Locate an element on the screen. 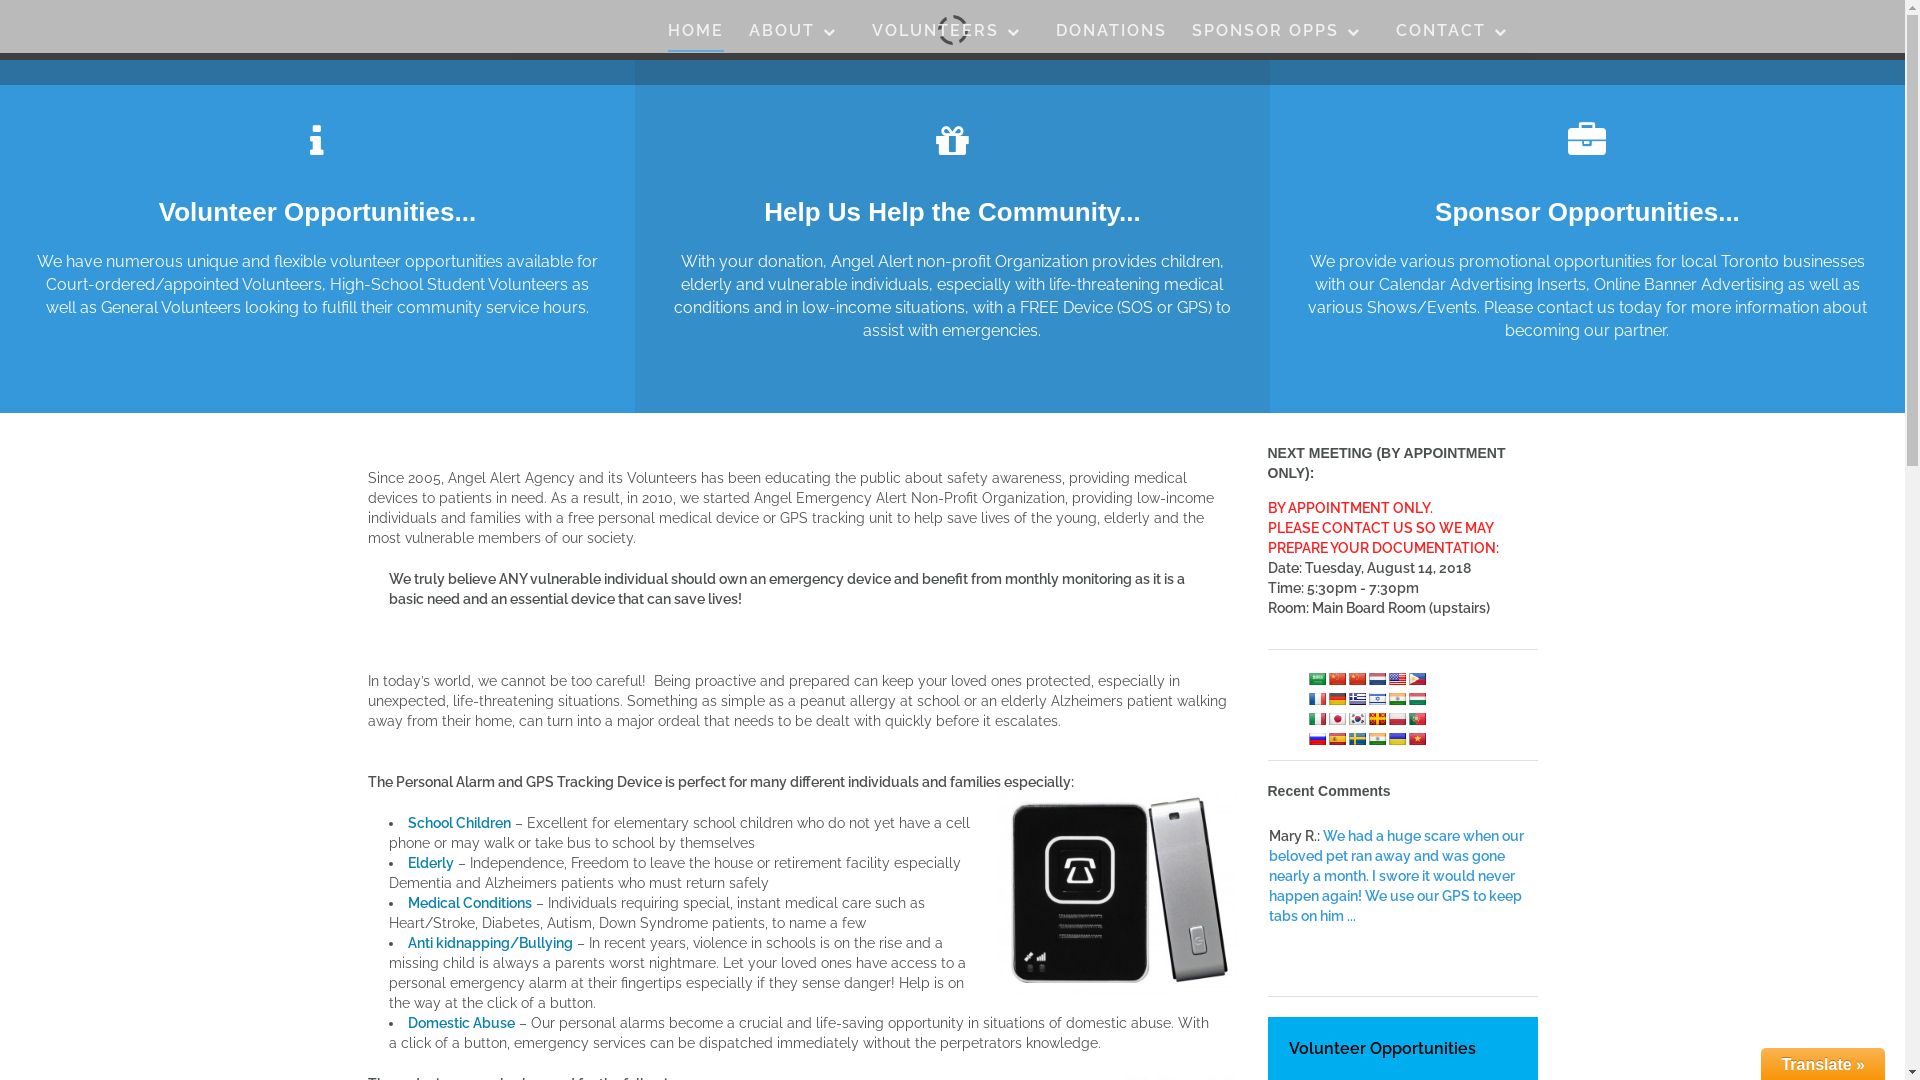  'German' is located at coordinates (1337, 697).